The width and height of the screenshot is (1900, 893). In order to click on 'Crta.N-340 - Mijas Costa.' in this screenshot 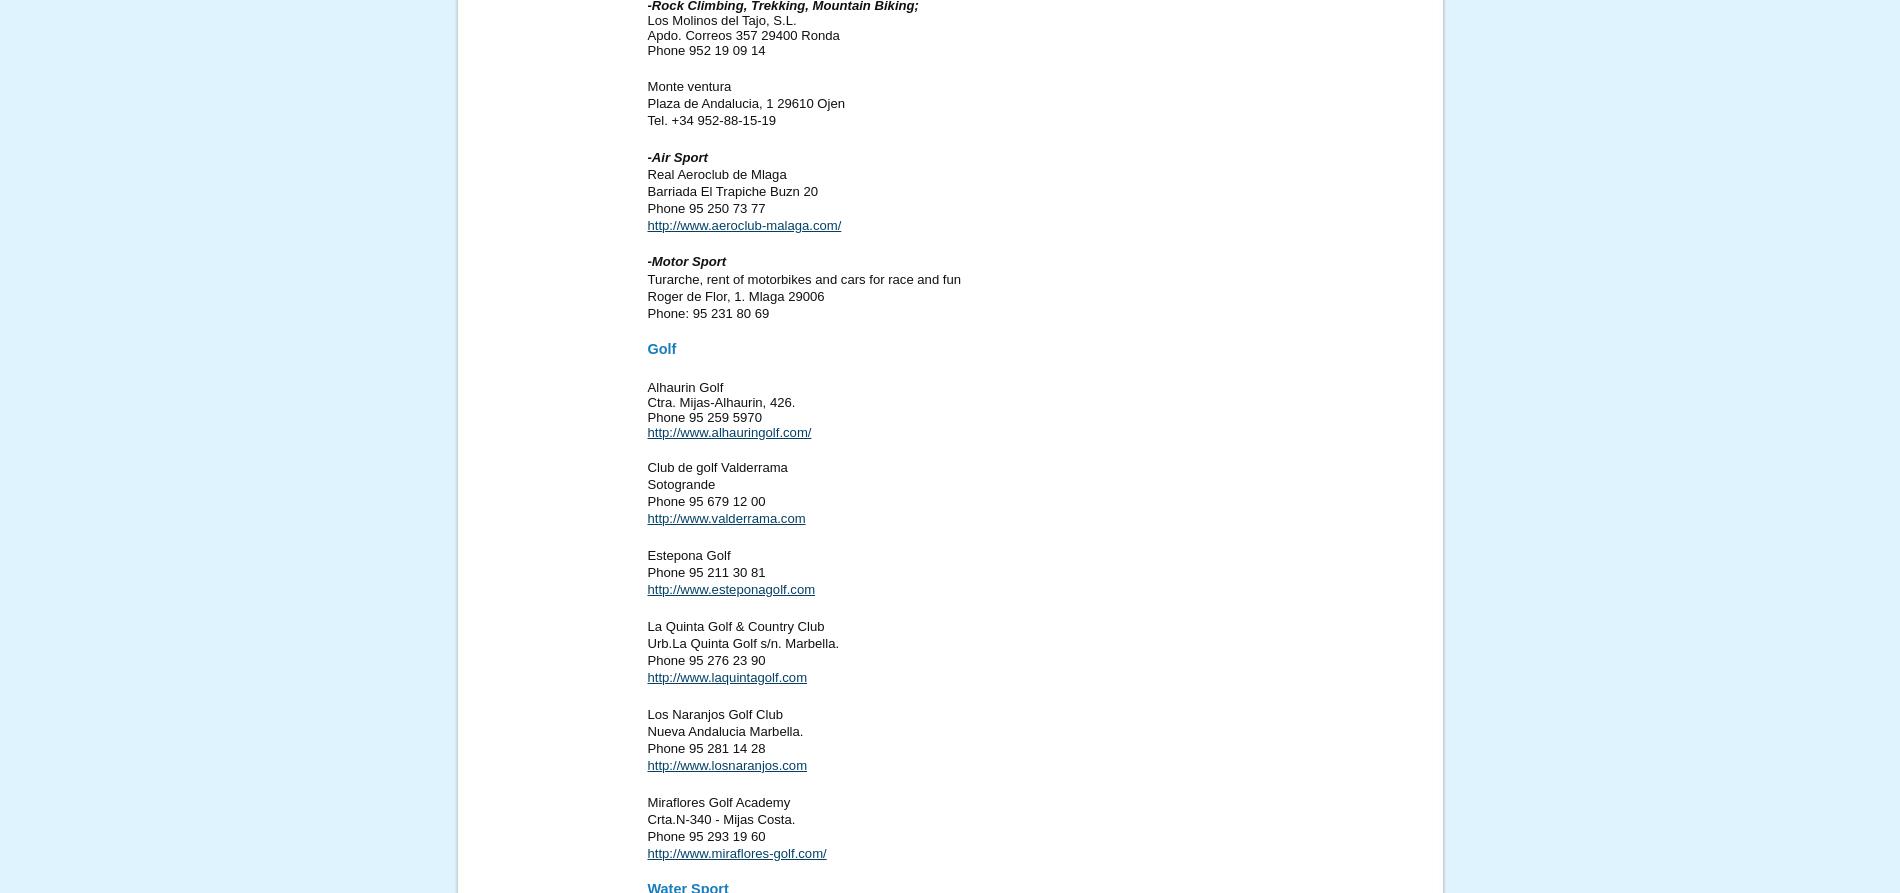, I will do `click(720, 817)`.